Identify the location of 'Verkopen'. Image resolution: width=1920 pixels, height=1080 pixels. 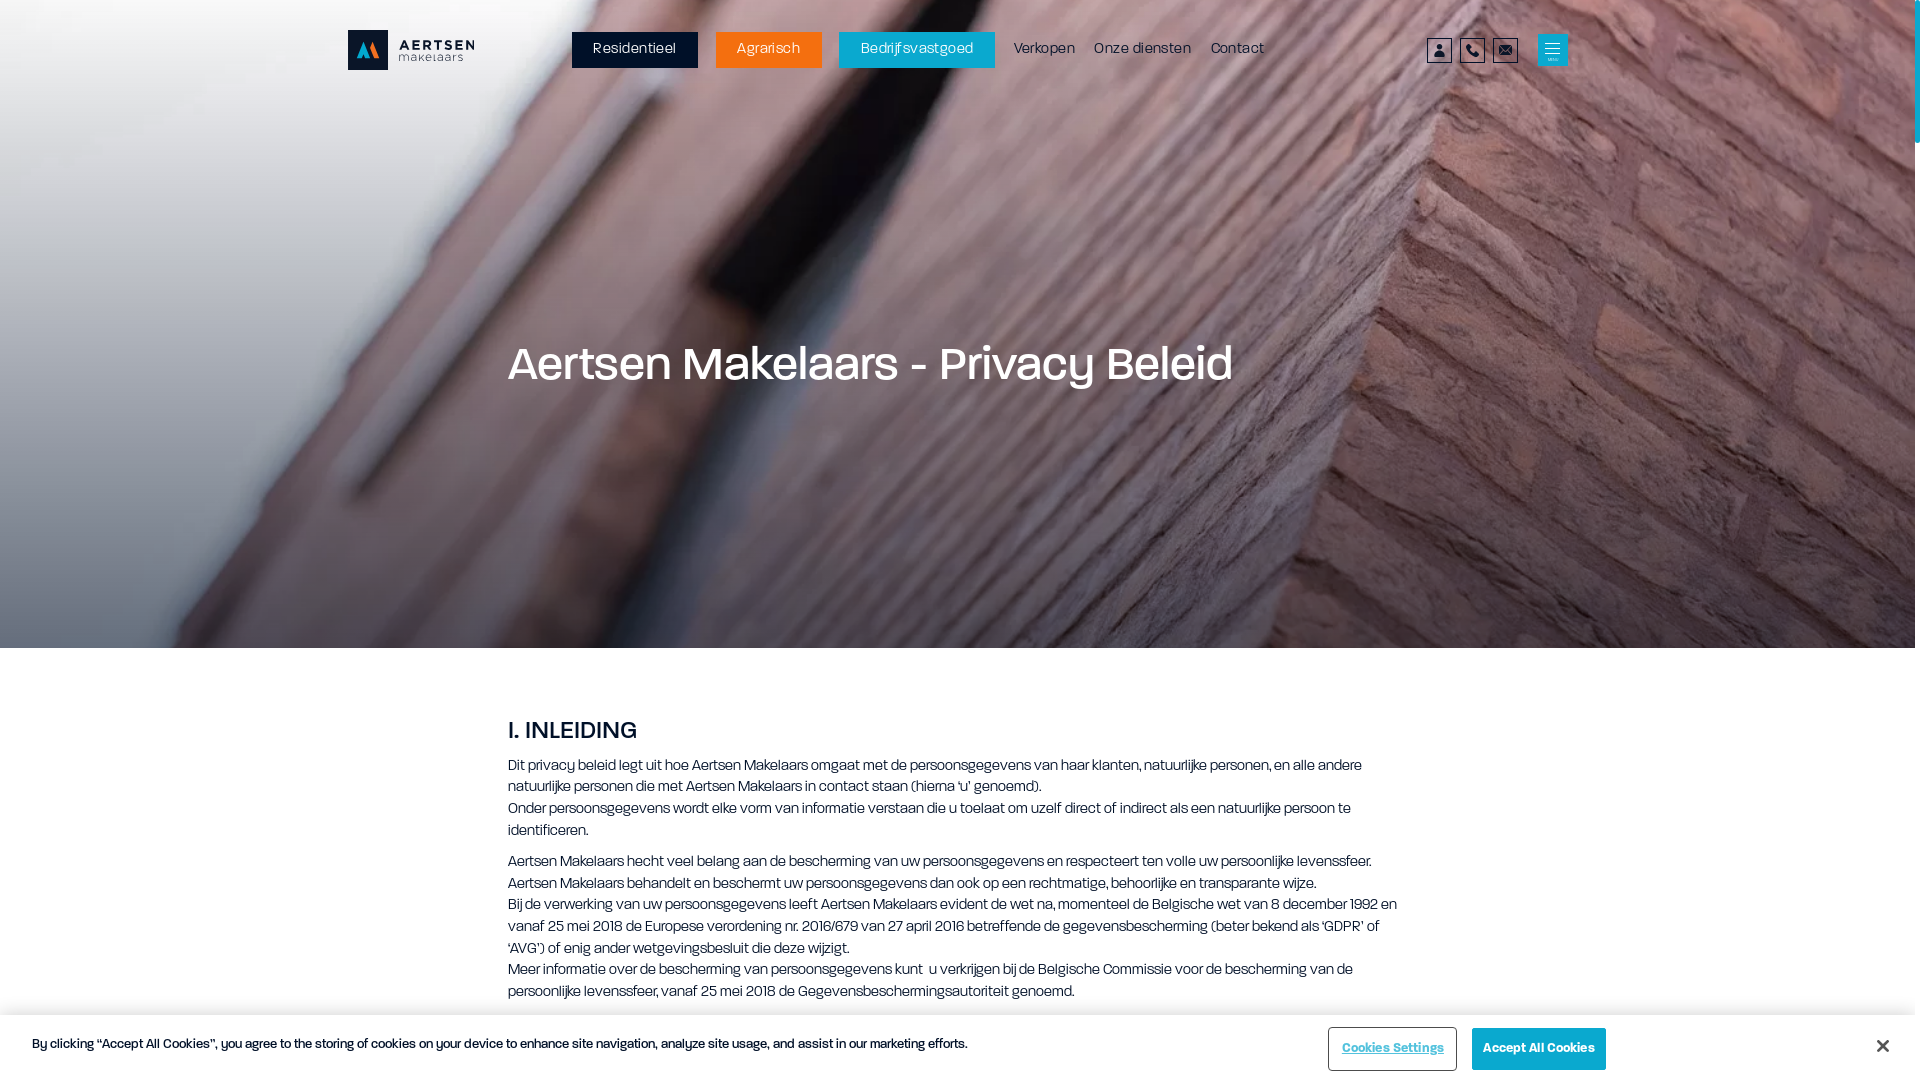
(1043, 49).